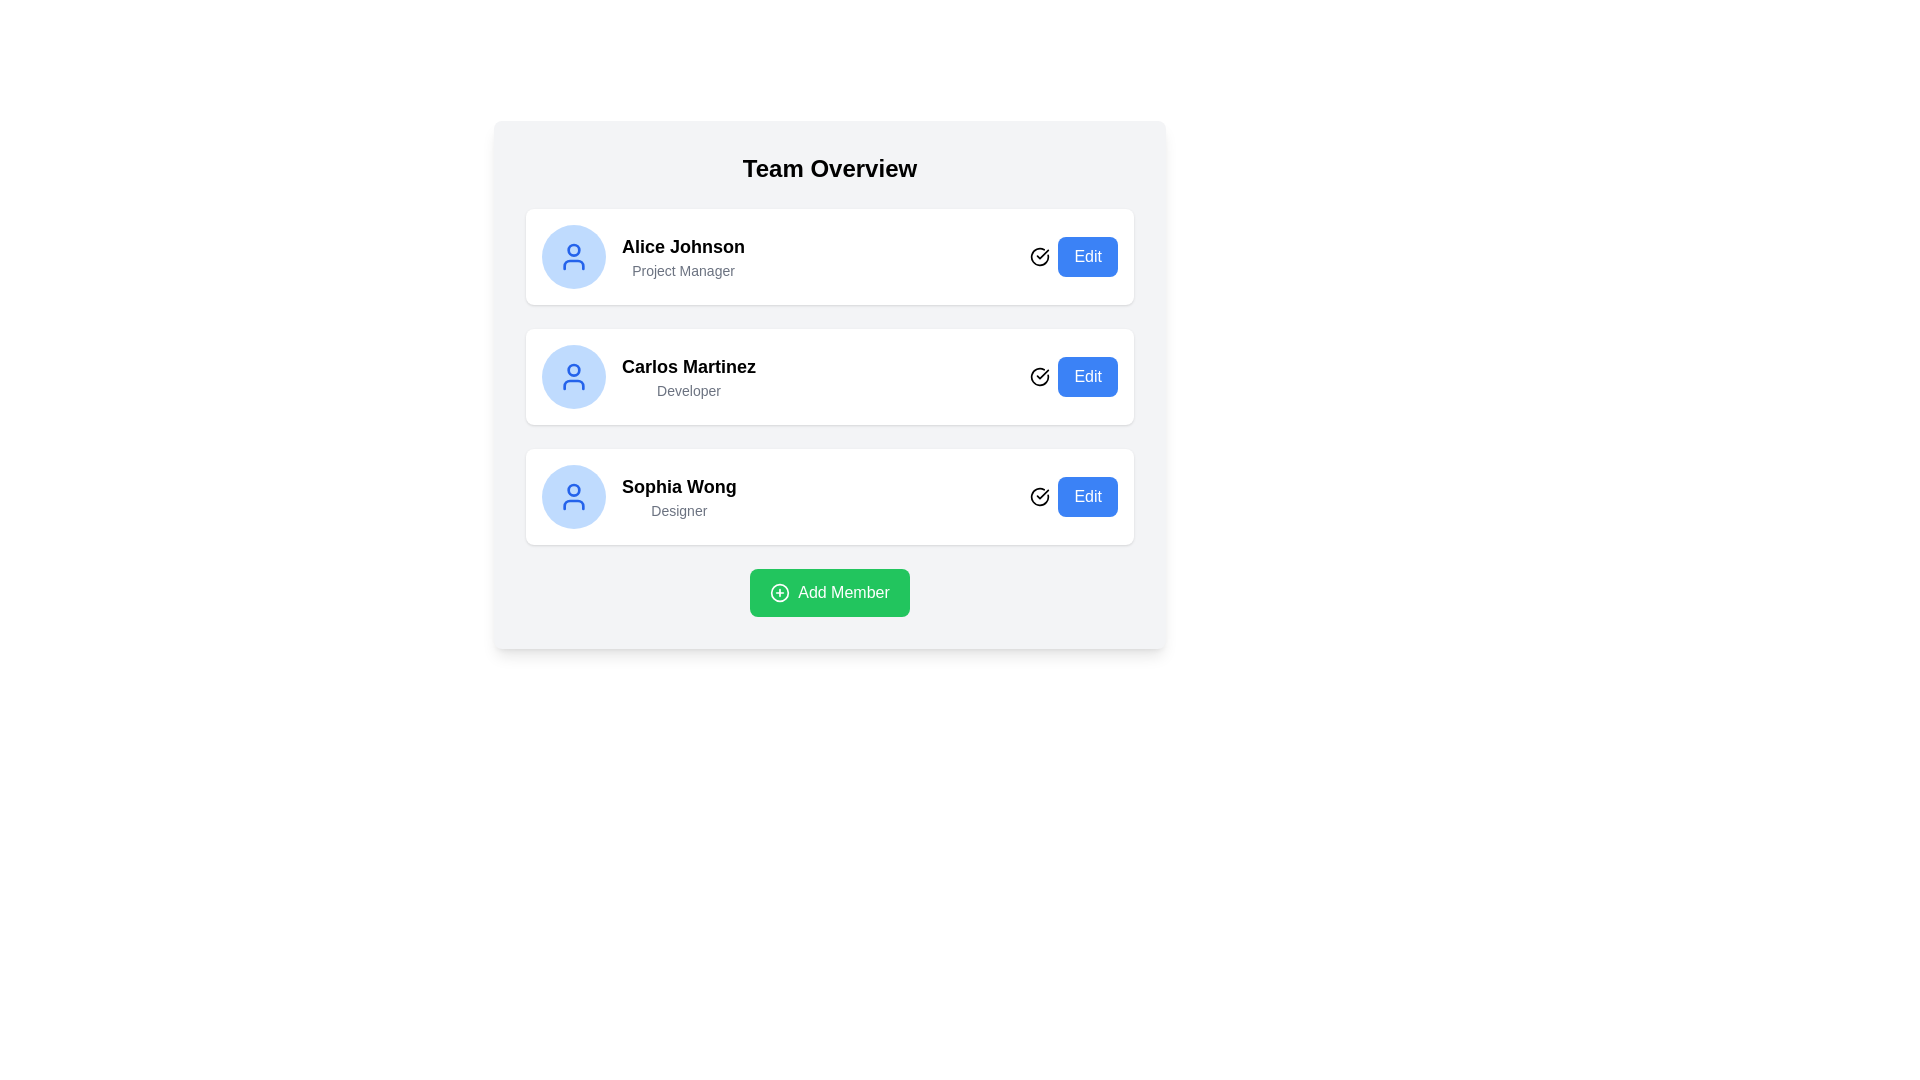  Describe the element at coordinates (689, 377) in the screenshot. I see `the text block displaying the name and role of a user, located centrally in the second card of the vertical list of user cards, between 'Alice Johnson Project Manager' and 'Sophia Wong Designer'` at that location.